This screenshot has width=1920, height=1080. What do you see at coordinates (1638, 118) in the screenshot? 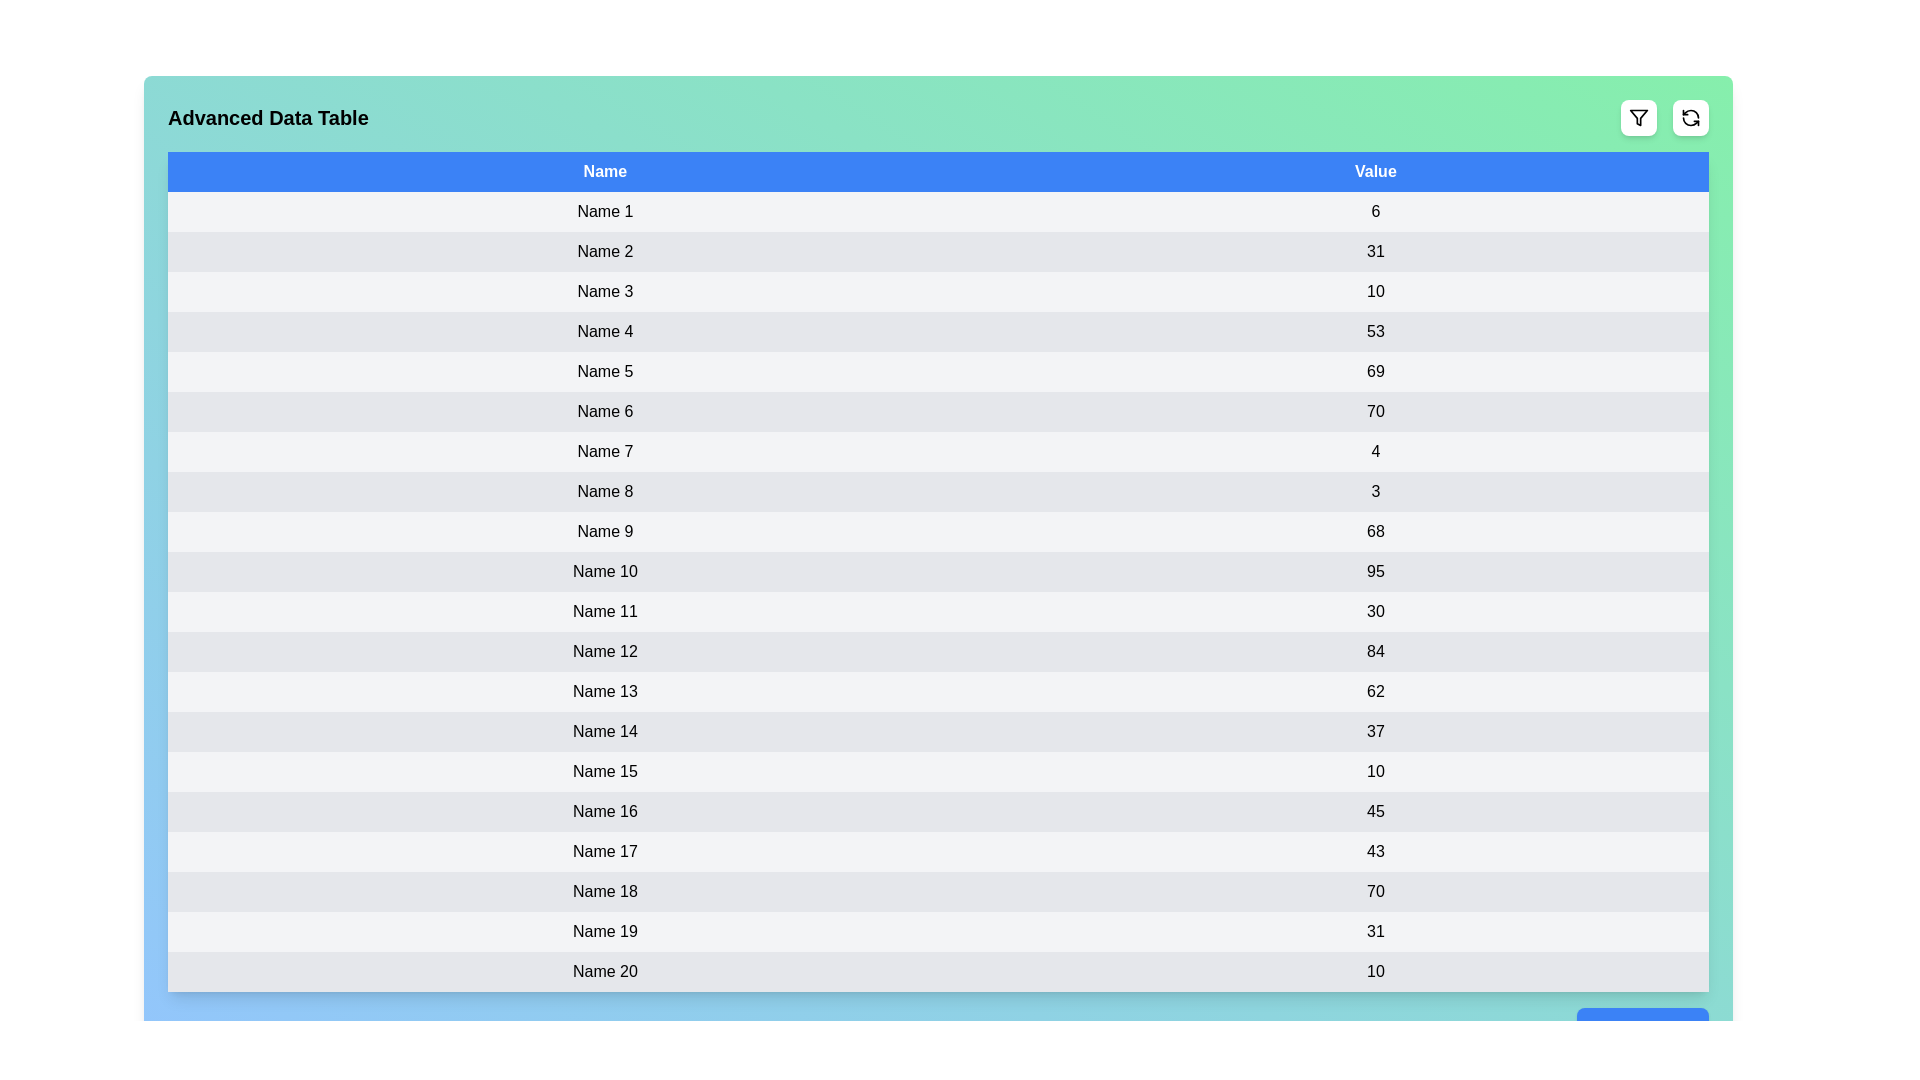
I see `the filter button to filter data` at bounding box center [1638, 118].